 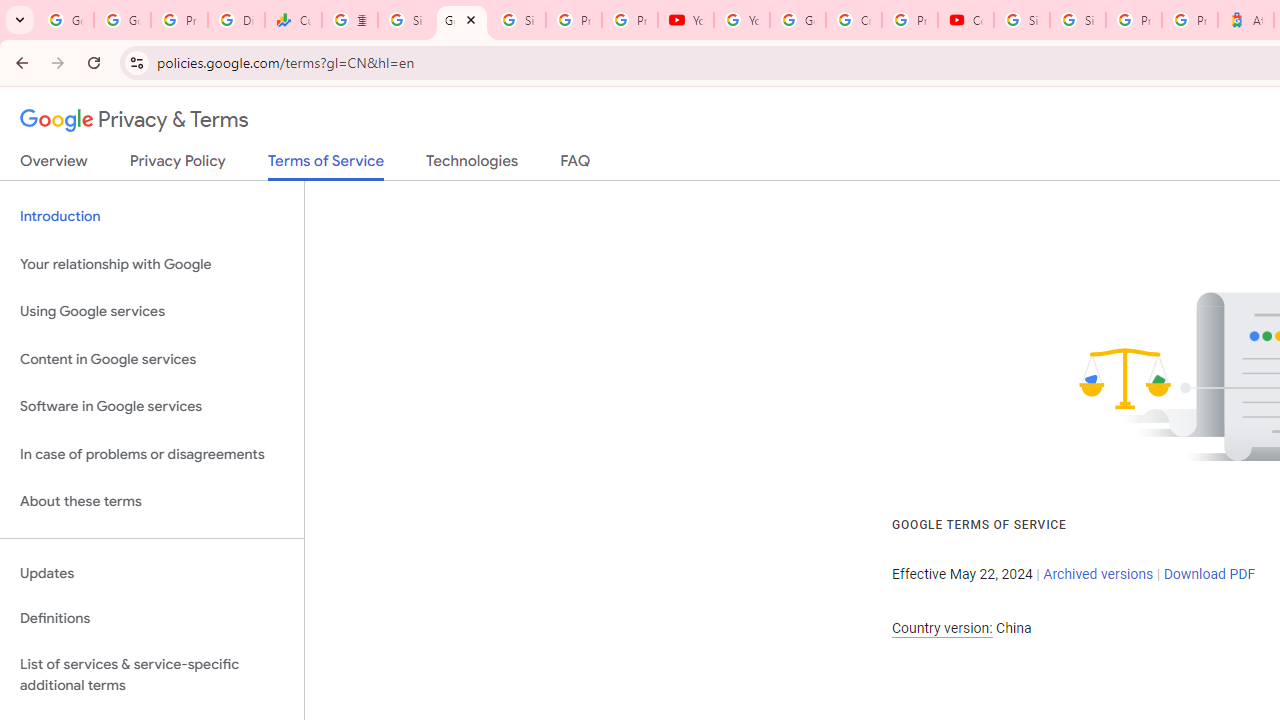 I want to click on 'Updates', so click(x=151, y=573).